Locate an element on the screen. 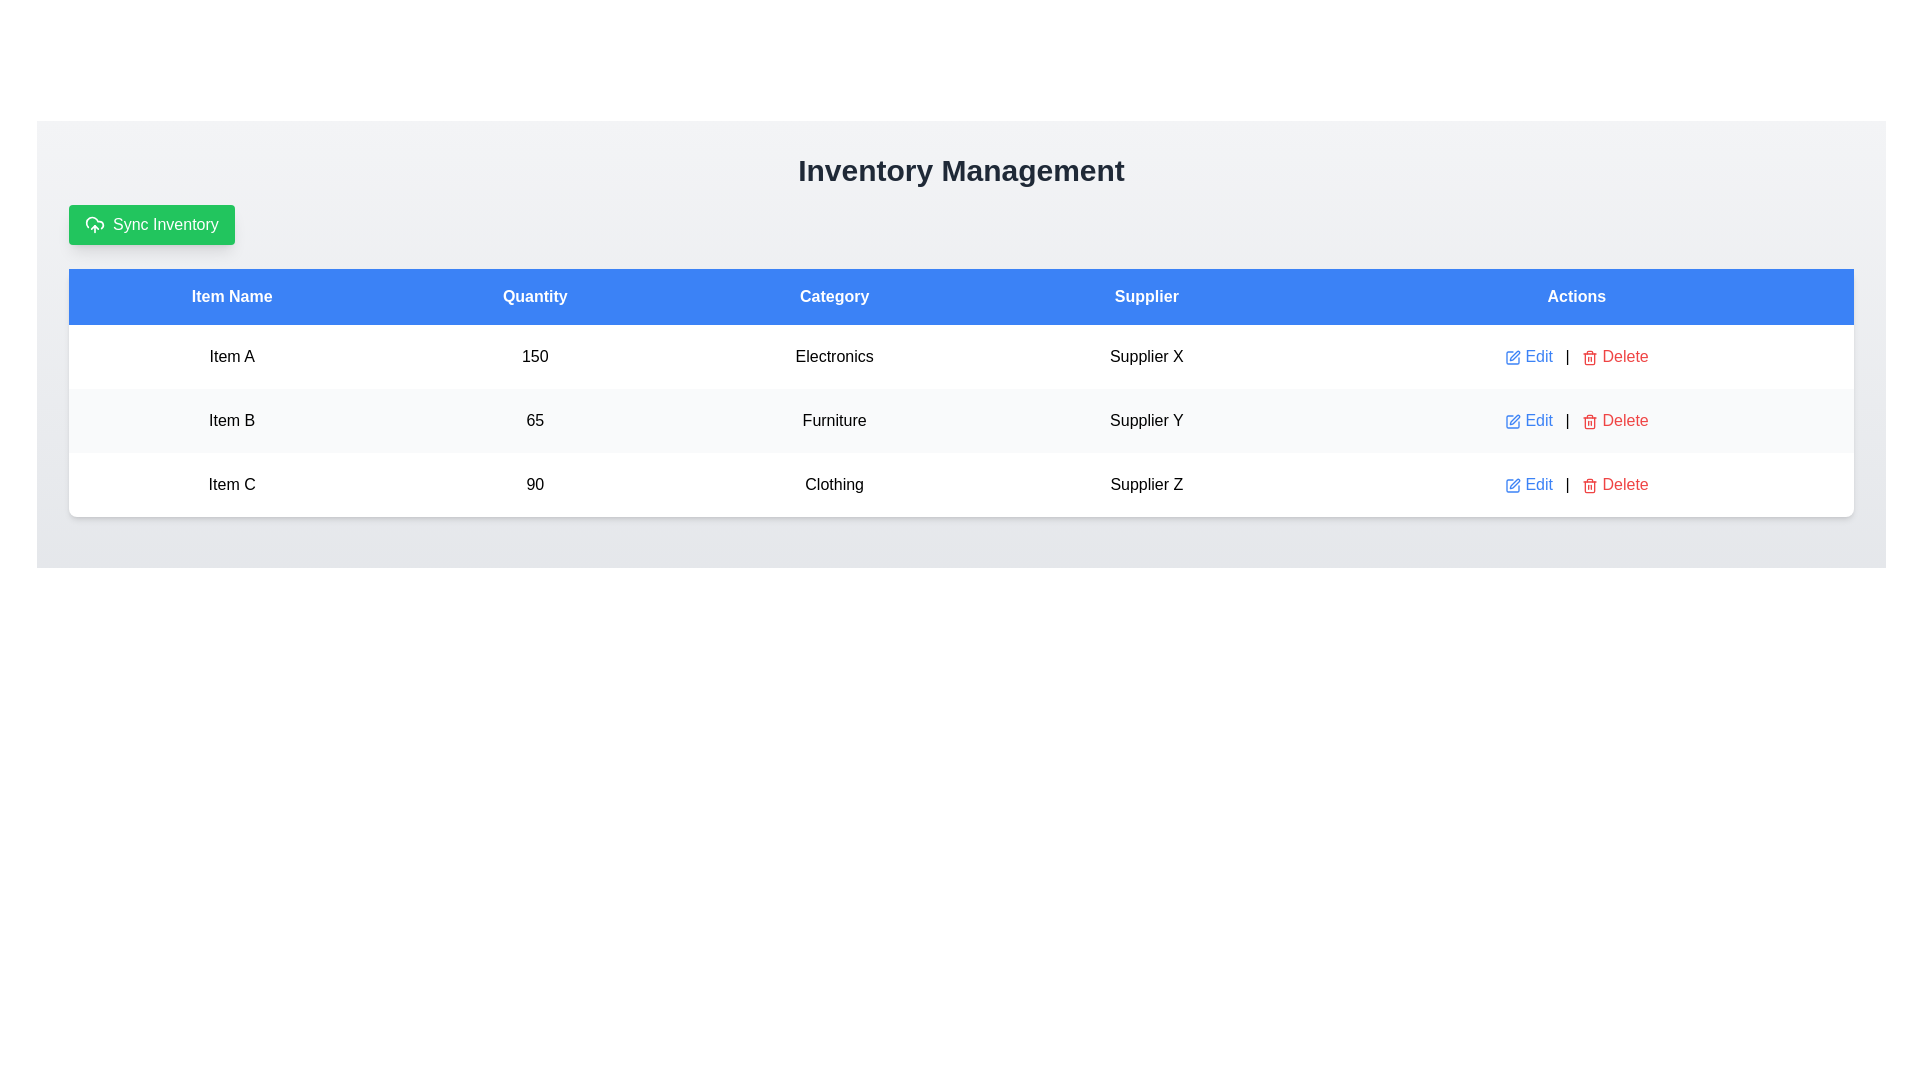  the delete icon button located in the 'Actions' column of the table row for 'Item C' to initiate the delete action is located at coordinates (1589, 485).